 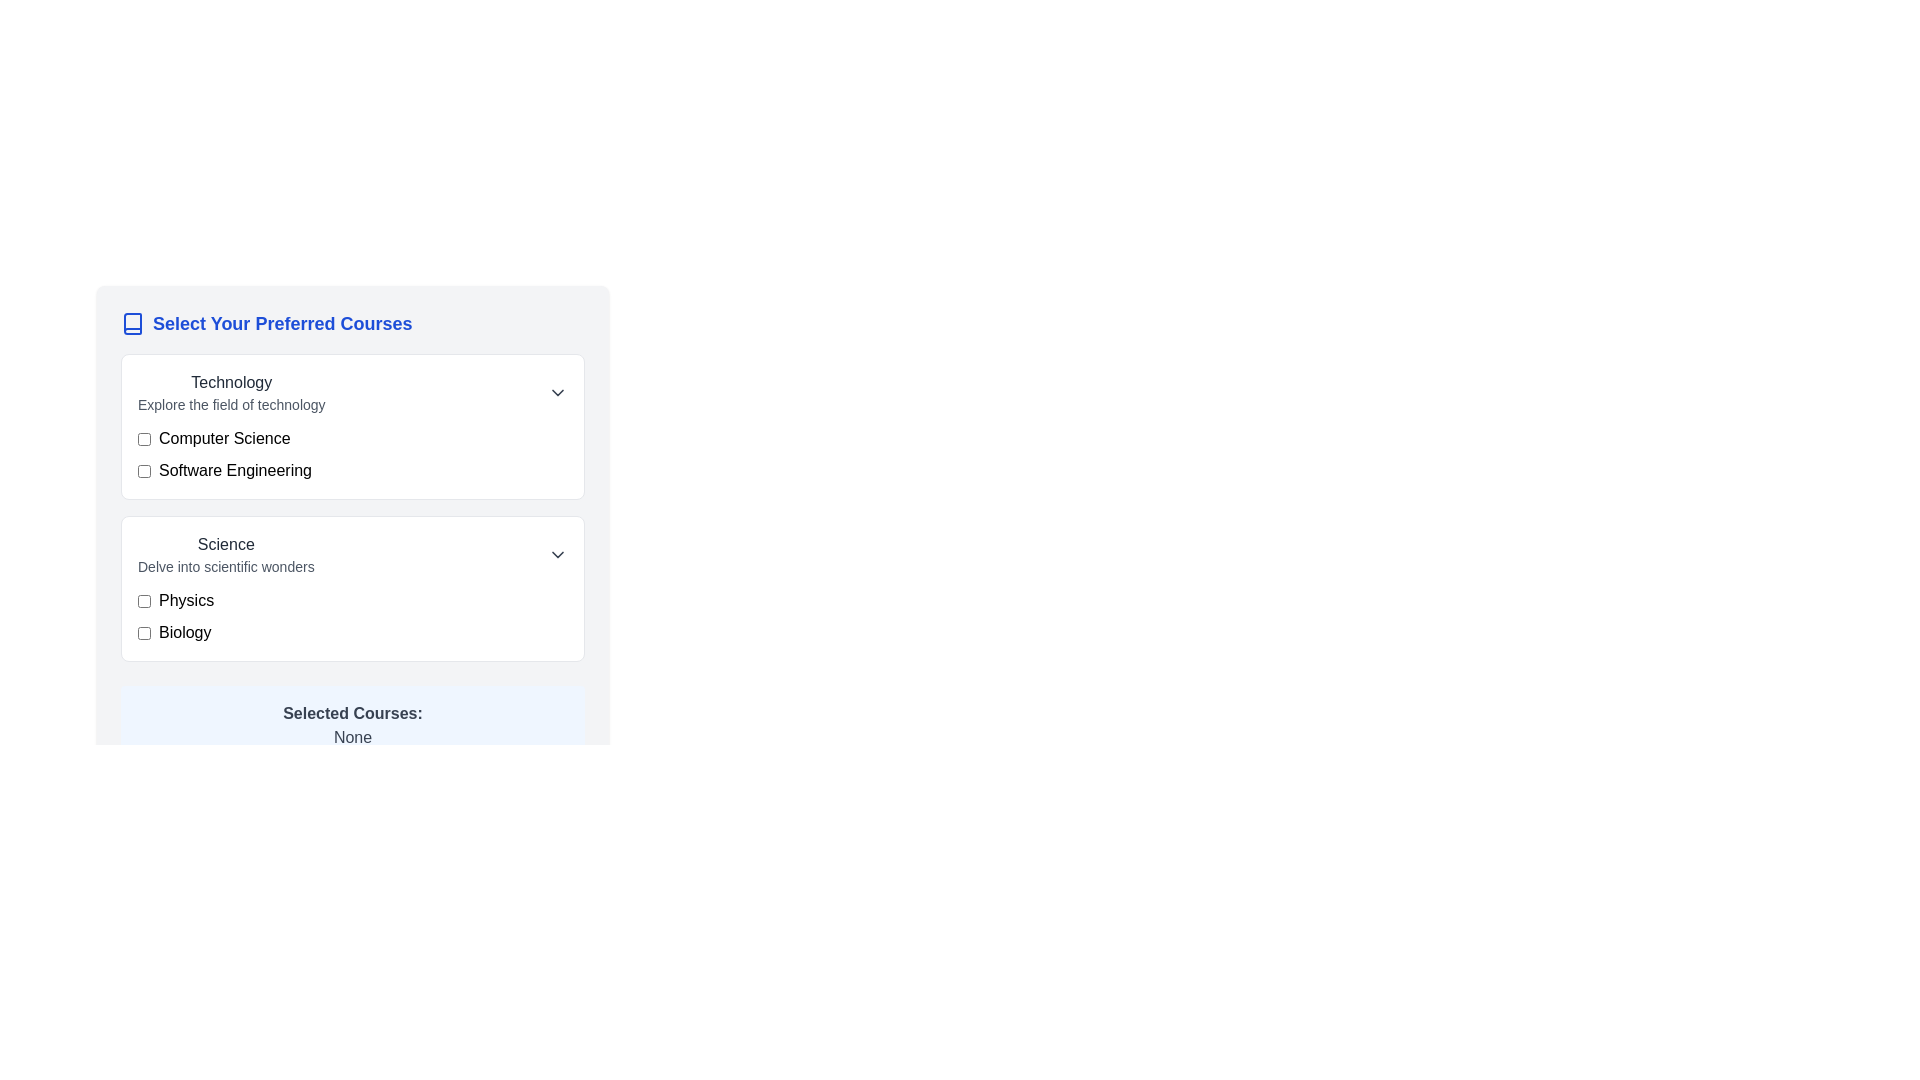 I want to click on the checkbox for 'Software Engineering', so click(x=143, y=470).